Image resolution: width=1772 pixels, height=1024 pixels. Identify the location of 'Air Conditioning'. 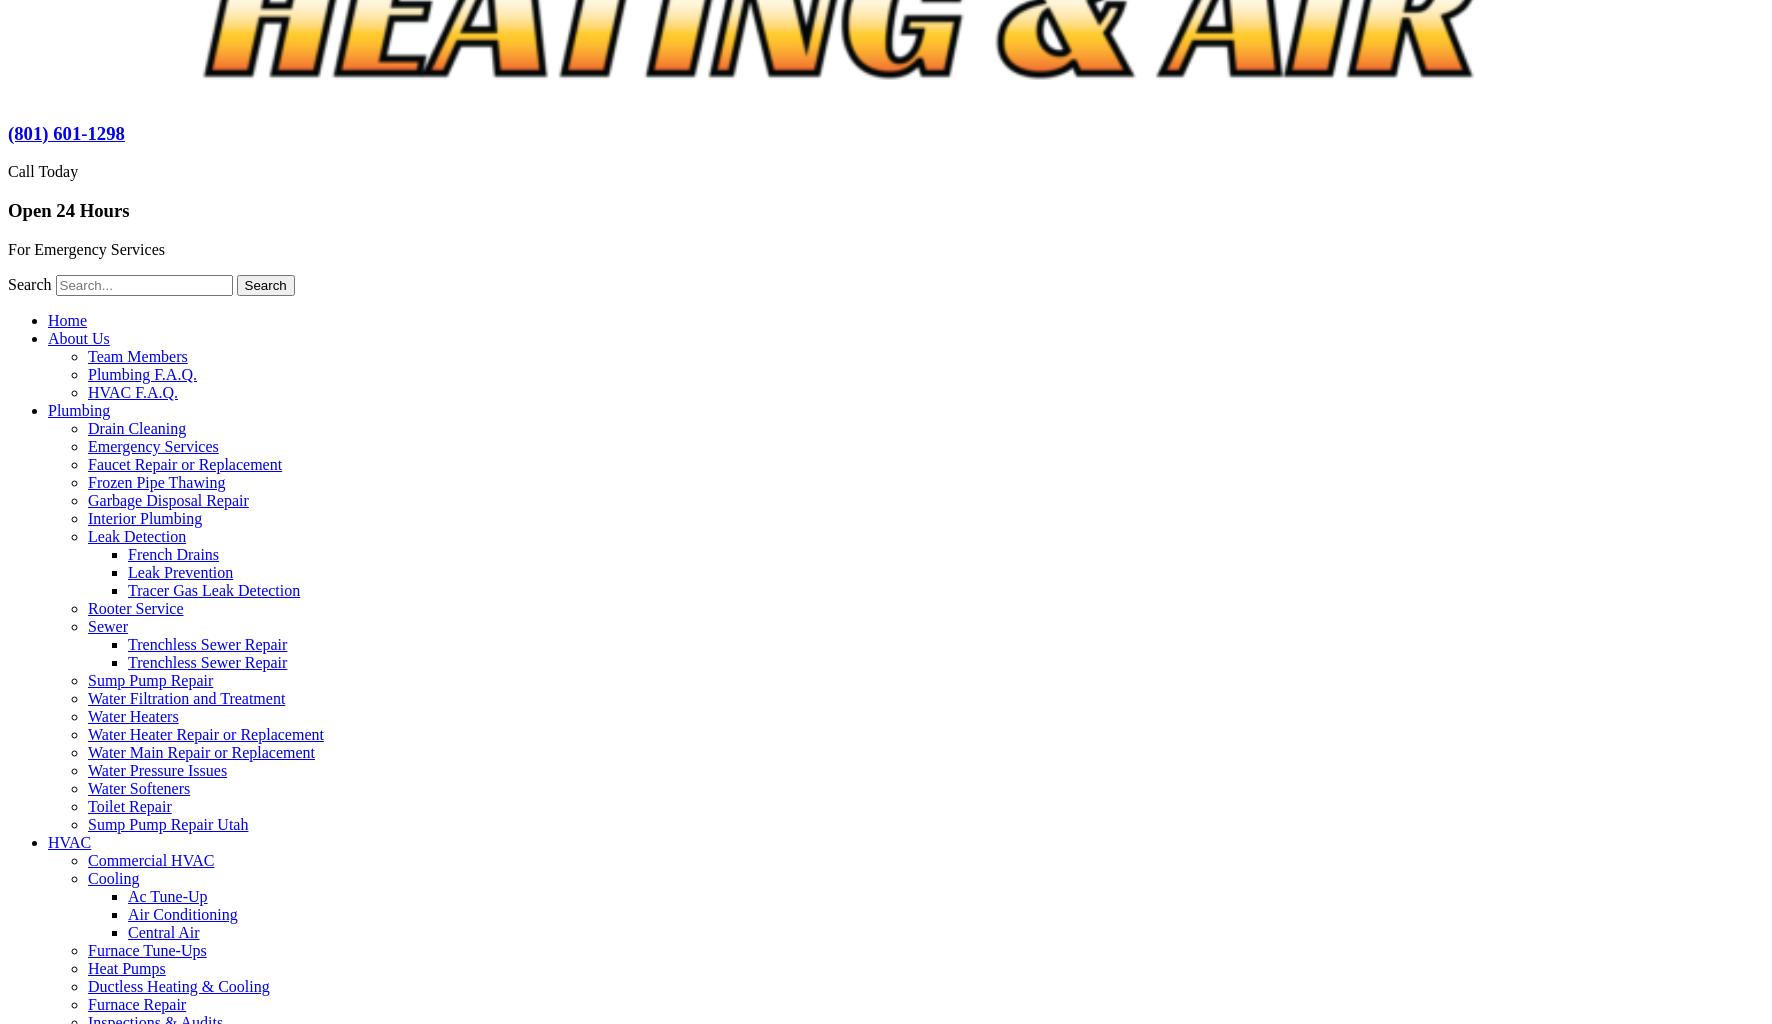
(182, 912).